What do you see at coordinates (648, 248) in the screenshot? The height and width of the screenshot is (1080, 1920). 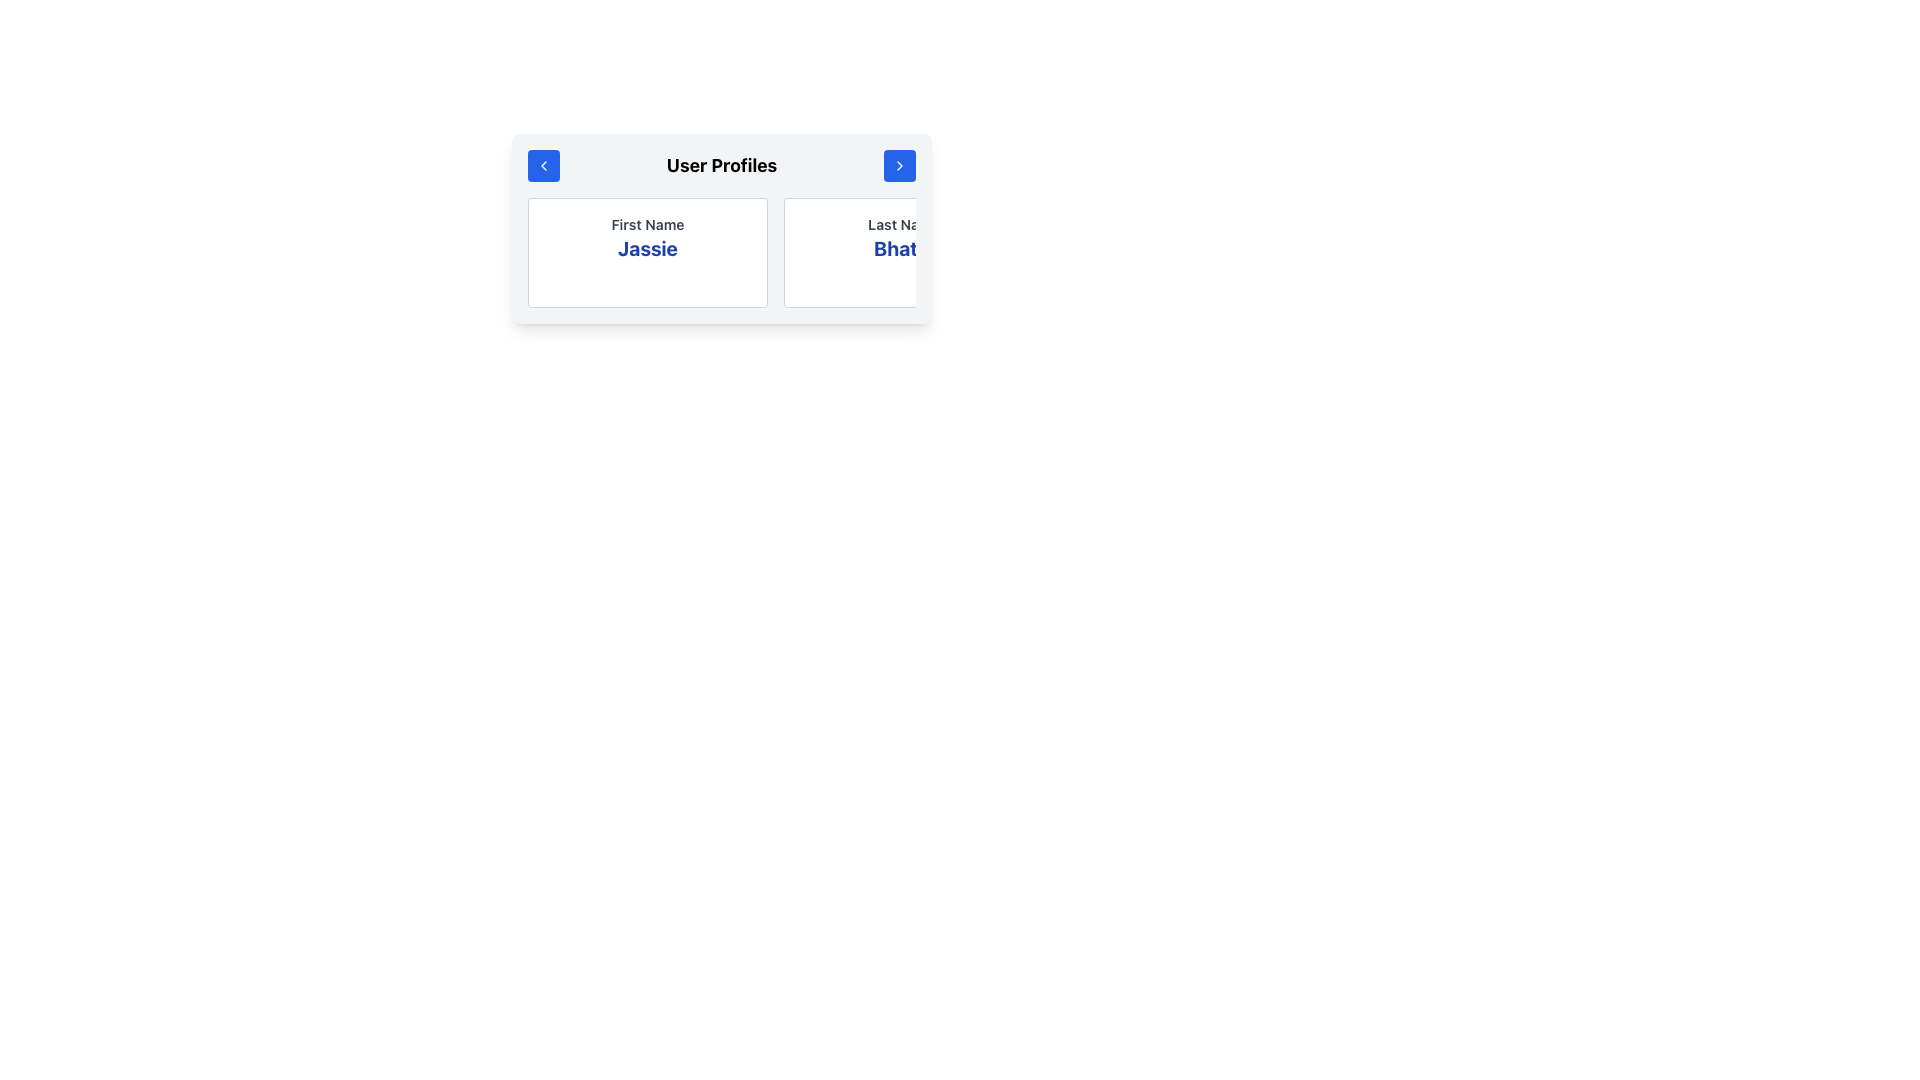 I see `the Text Display element that shows the first name 'Jassie' in the user profile card, located below the 'First Name' label` at bounding box center [648, 248].